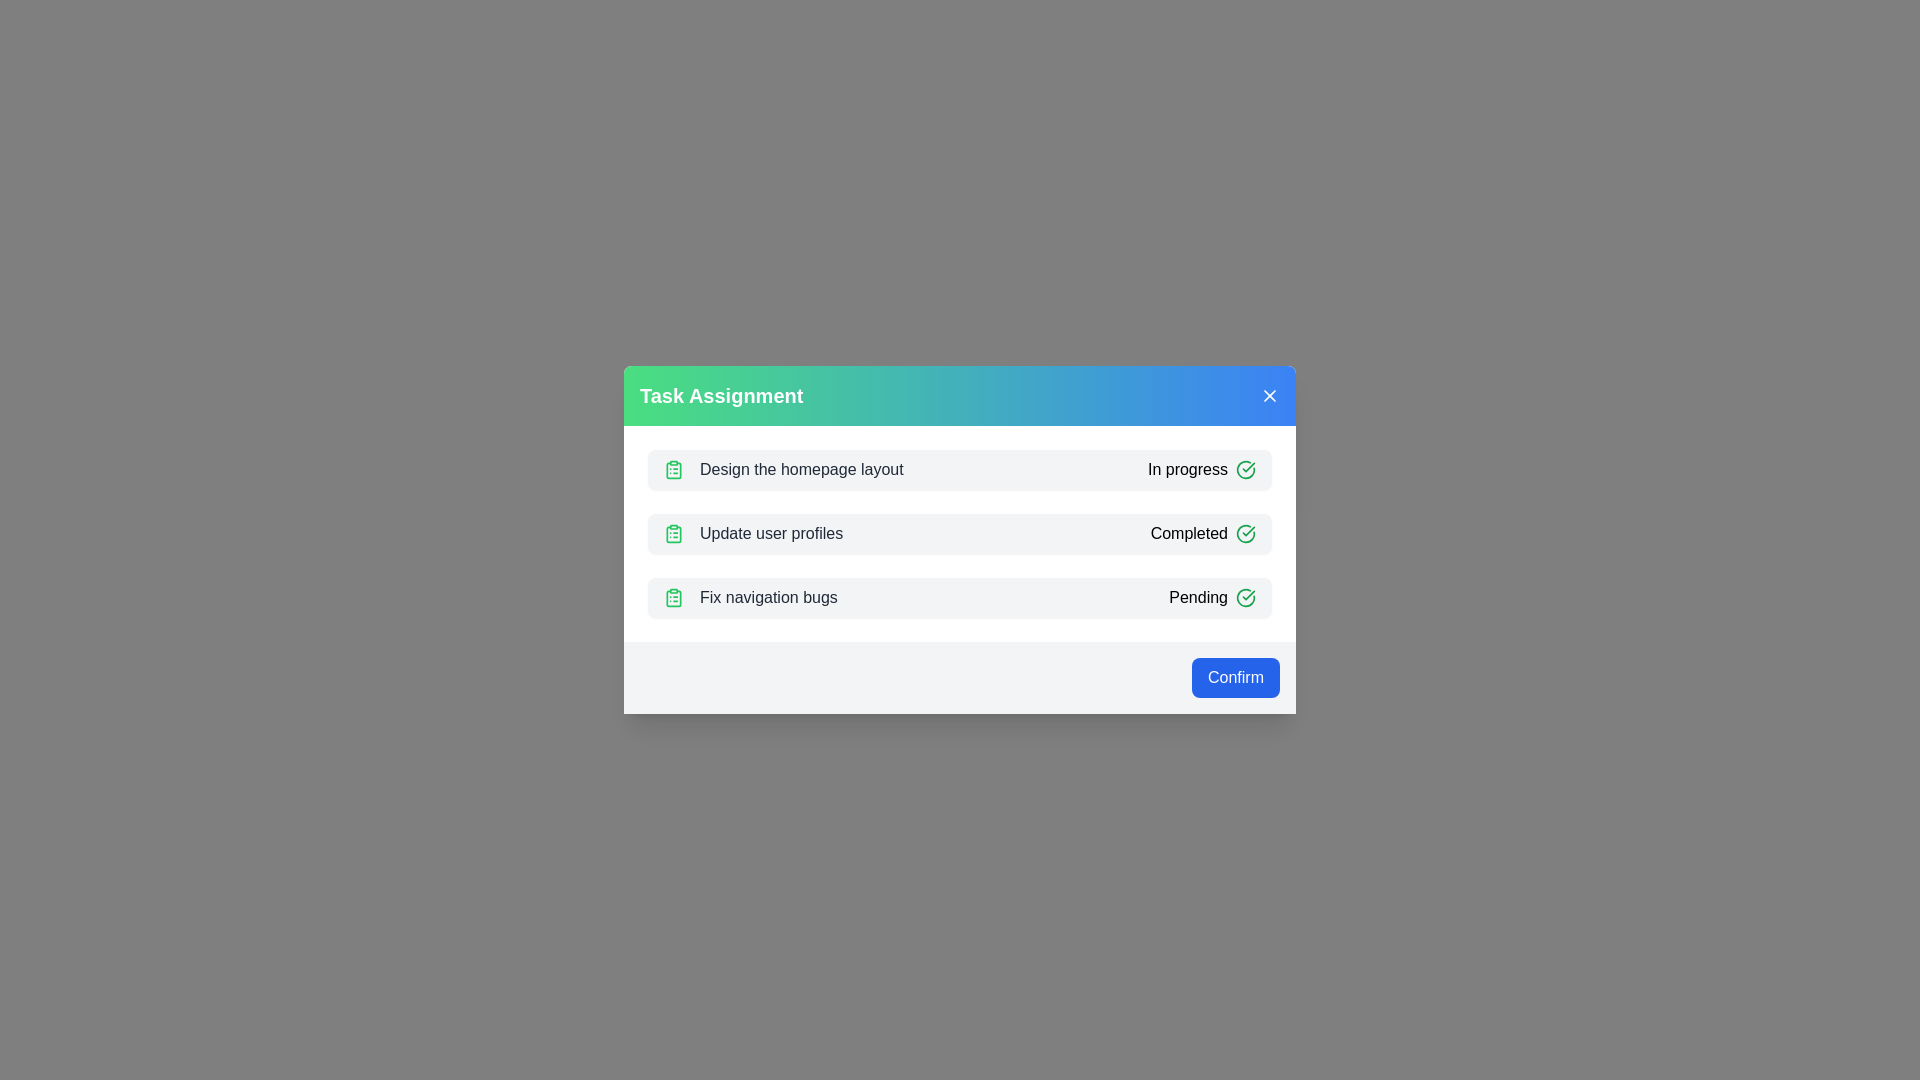 Image resolution: width=1920 pixels, height=1080 pixels. Describe the element at coordinates (673, 470) in the screenshot. I see `the clipboard icon that indicates the 'Design the homepage layout' task` at that location.